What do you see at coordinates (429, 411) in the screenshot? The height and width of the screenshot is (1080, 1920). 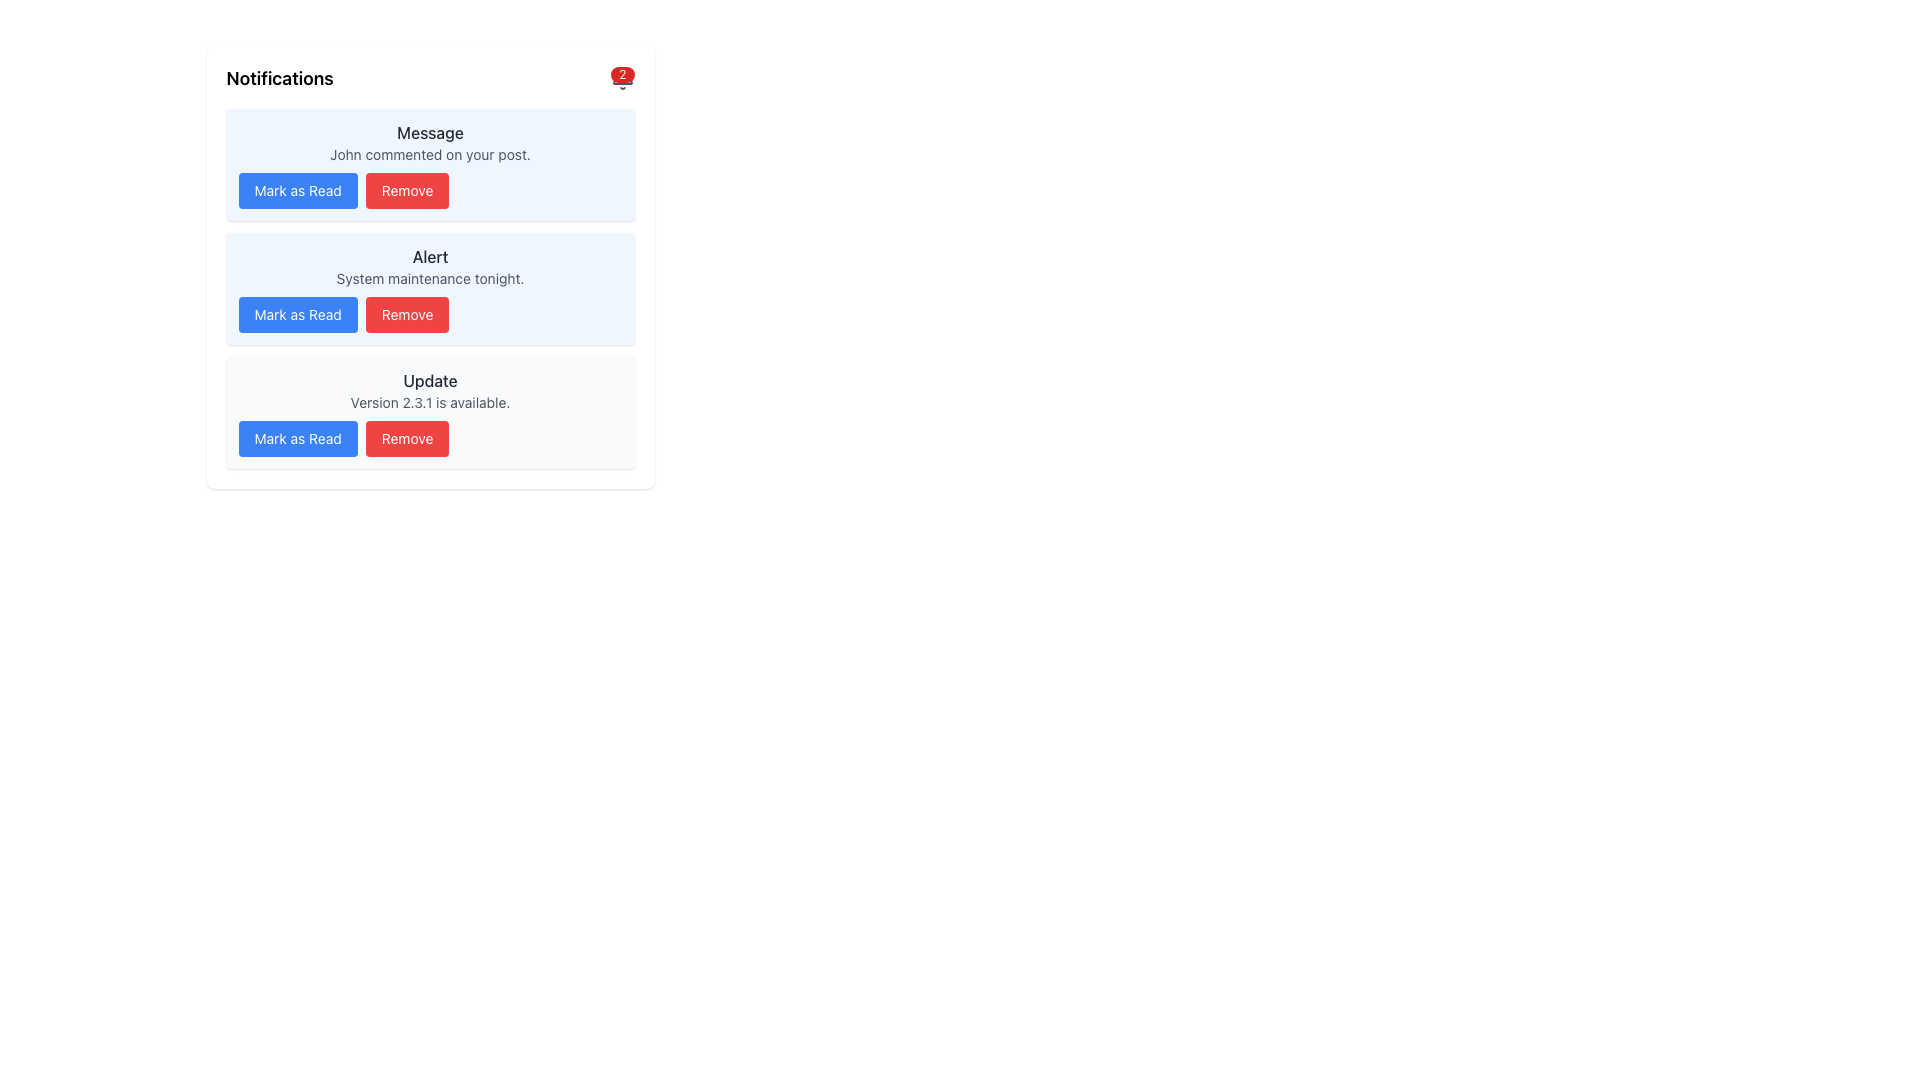 I see `the 'Remove' button on the Notification Card that informs the user about the update to Version 2.3.1, which is the third item in the list of notifications` at bounding box center [429, 411].